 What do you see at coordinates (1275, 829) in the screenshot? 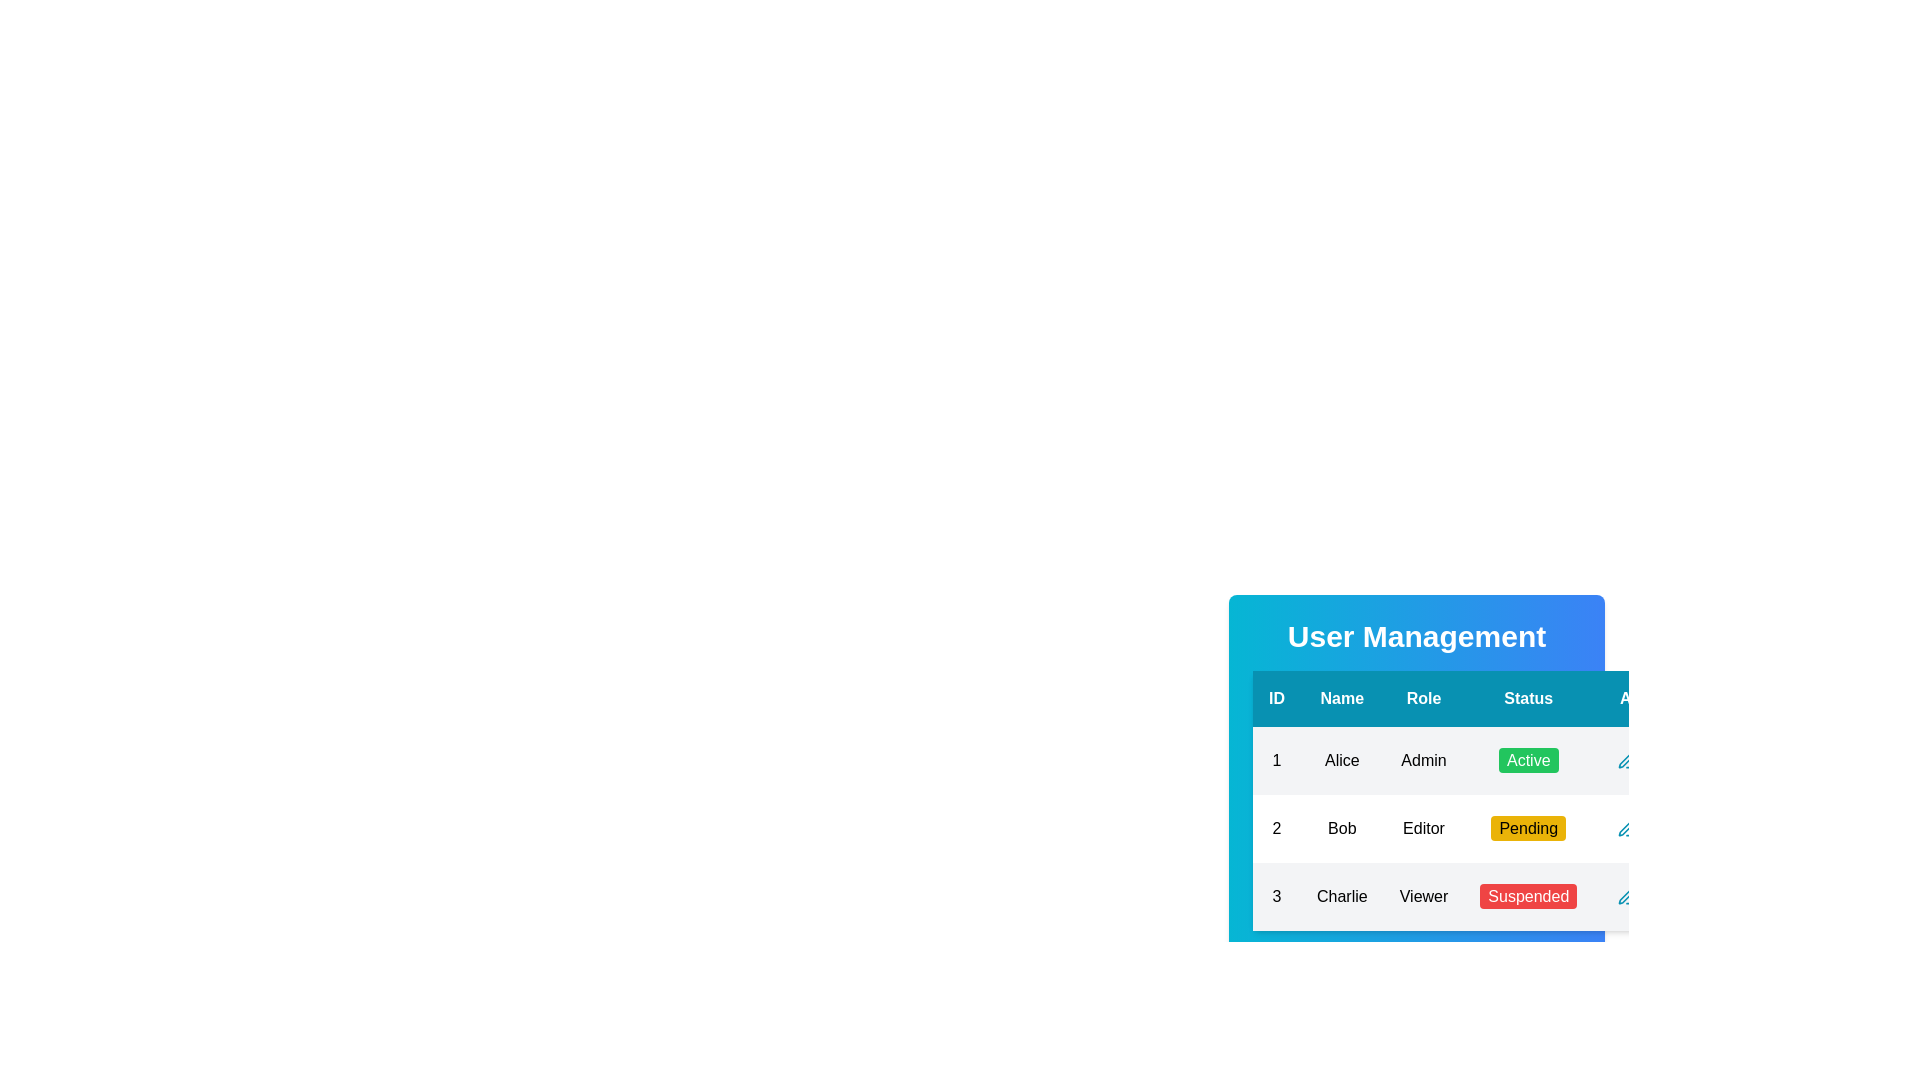
I see `the Text or label element representing the identifier for the second row in the table under the 'ID' column, which is the first column entry before 'Bob' in the 'Name' column` at bounding box center [1275, 829].